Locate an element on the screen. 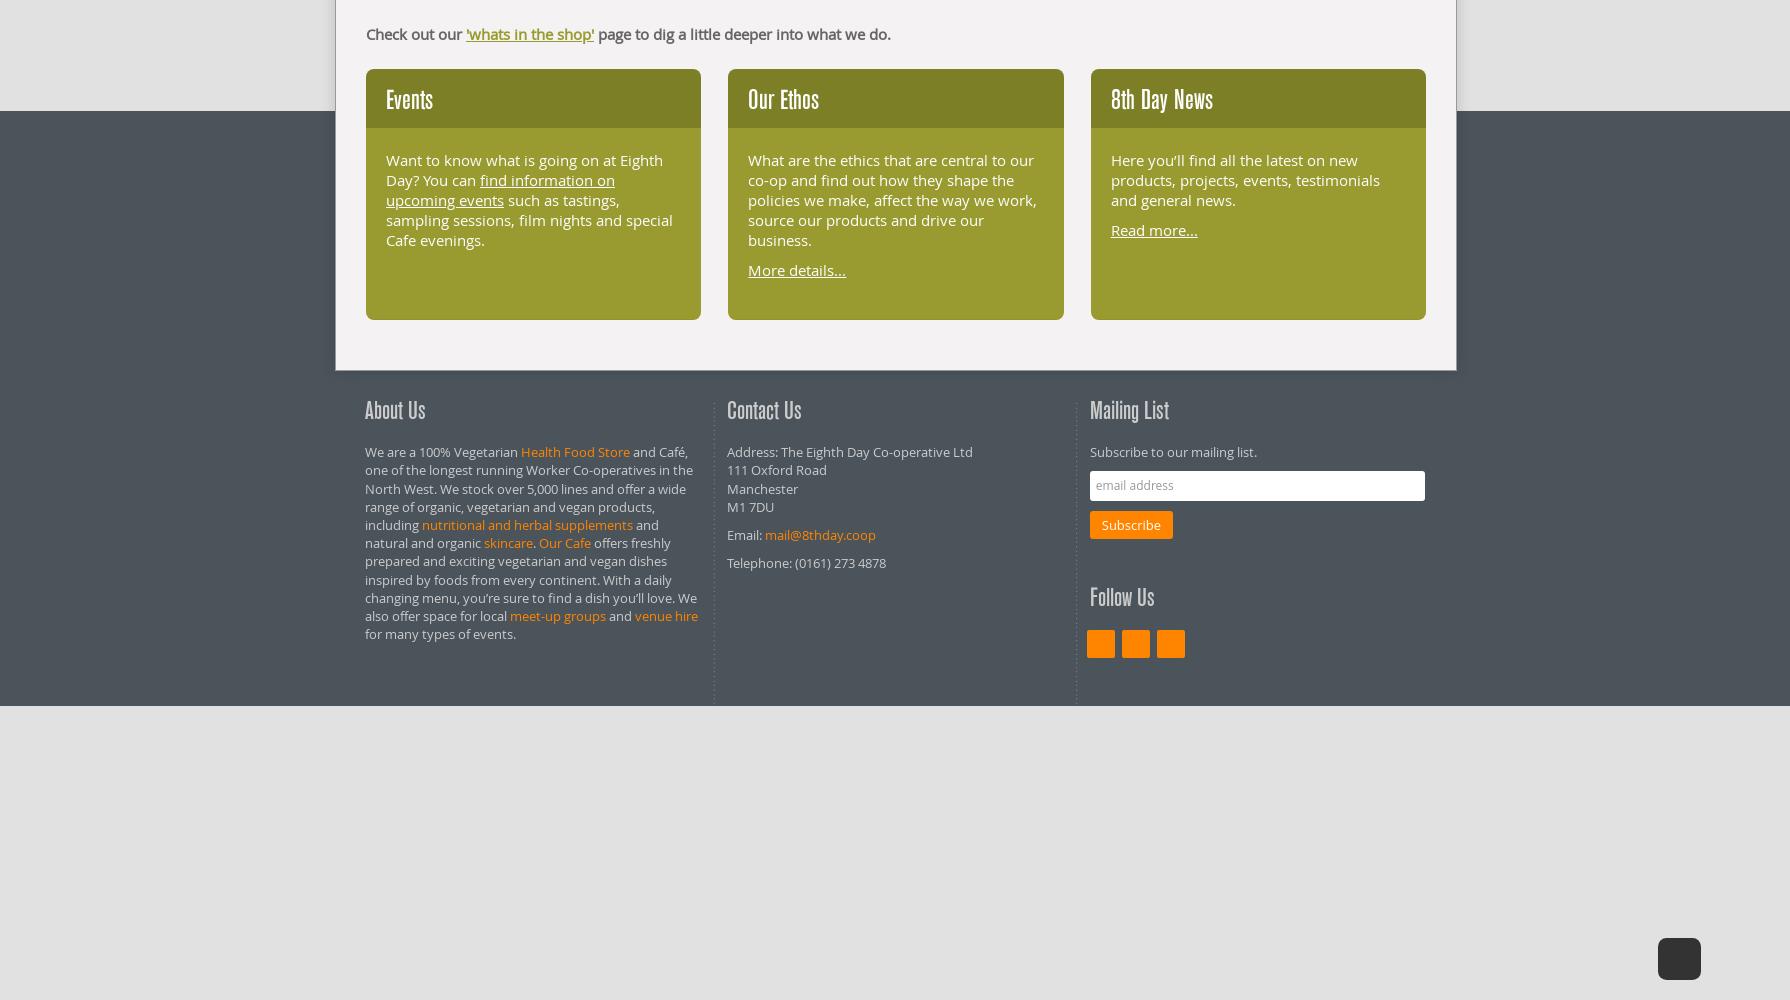  'Here you’ll find all the latest on new products, projects, events, testimonials and general news.' is located at coordinates (1244, 180).